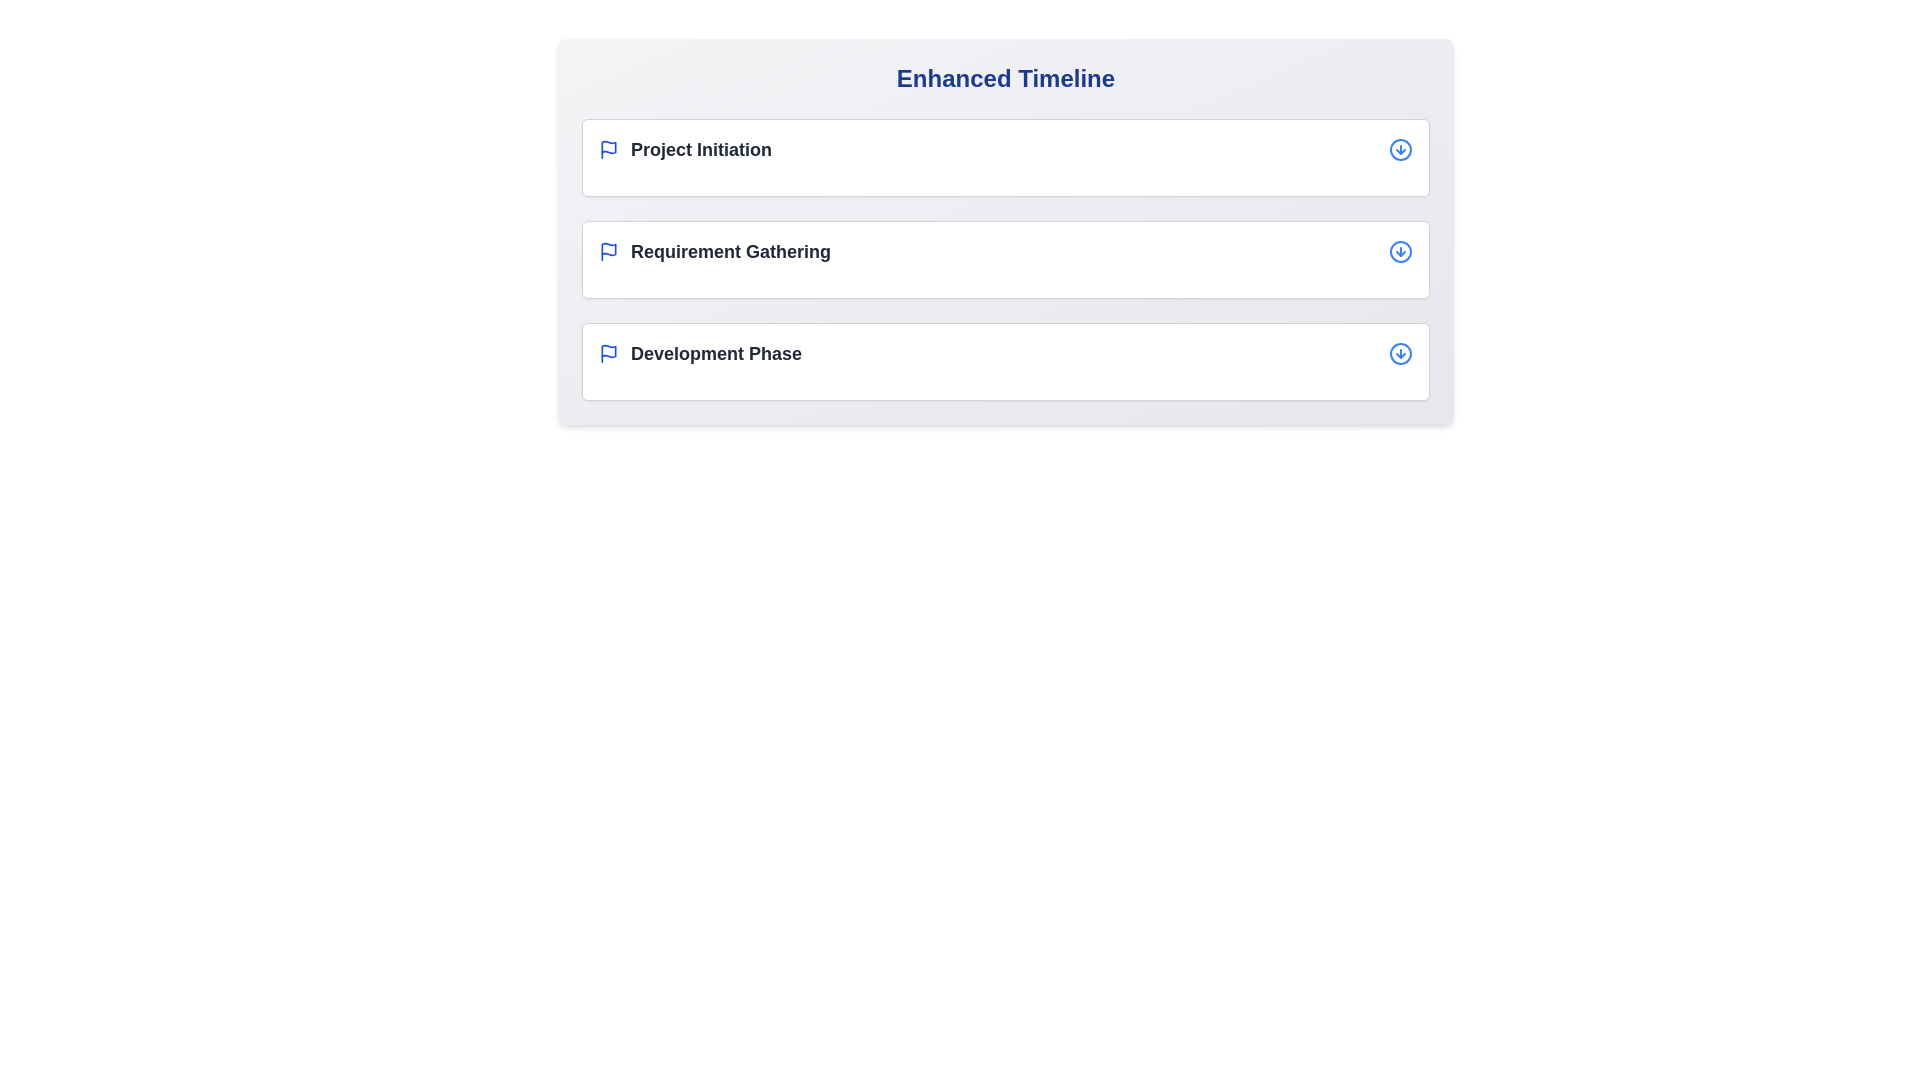 This screenshot has width=1920, height=1080. What do you see at coordinates (1400, 250) in the screenshot?
I see `the circular icon with a blue outline and downward arrow located at the right end of the 'Requirement Gathering' row` at bounding box center [1400, 250].